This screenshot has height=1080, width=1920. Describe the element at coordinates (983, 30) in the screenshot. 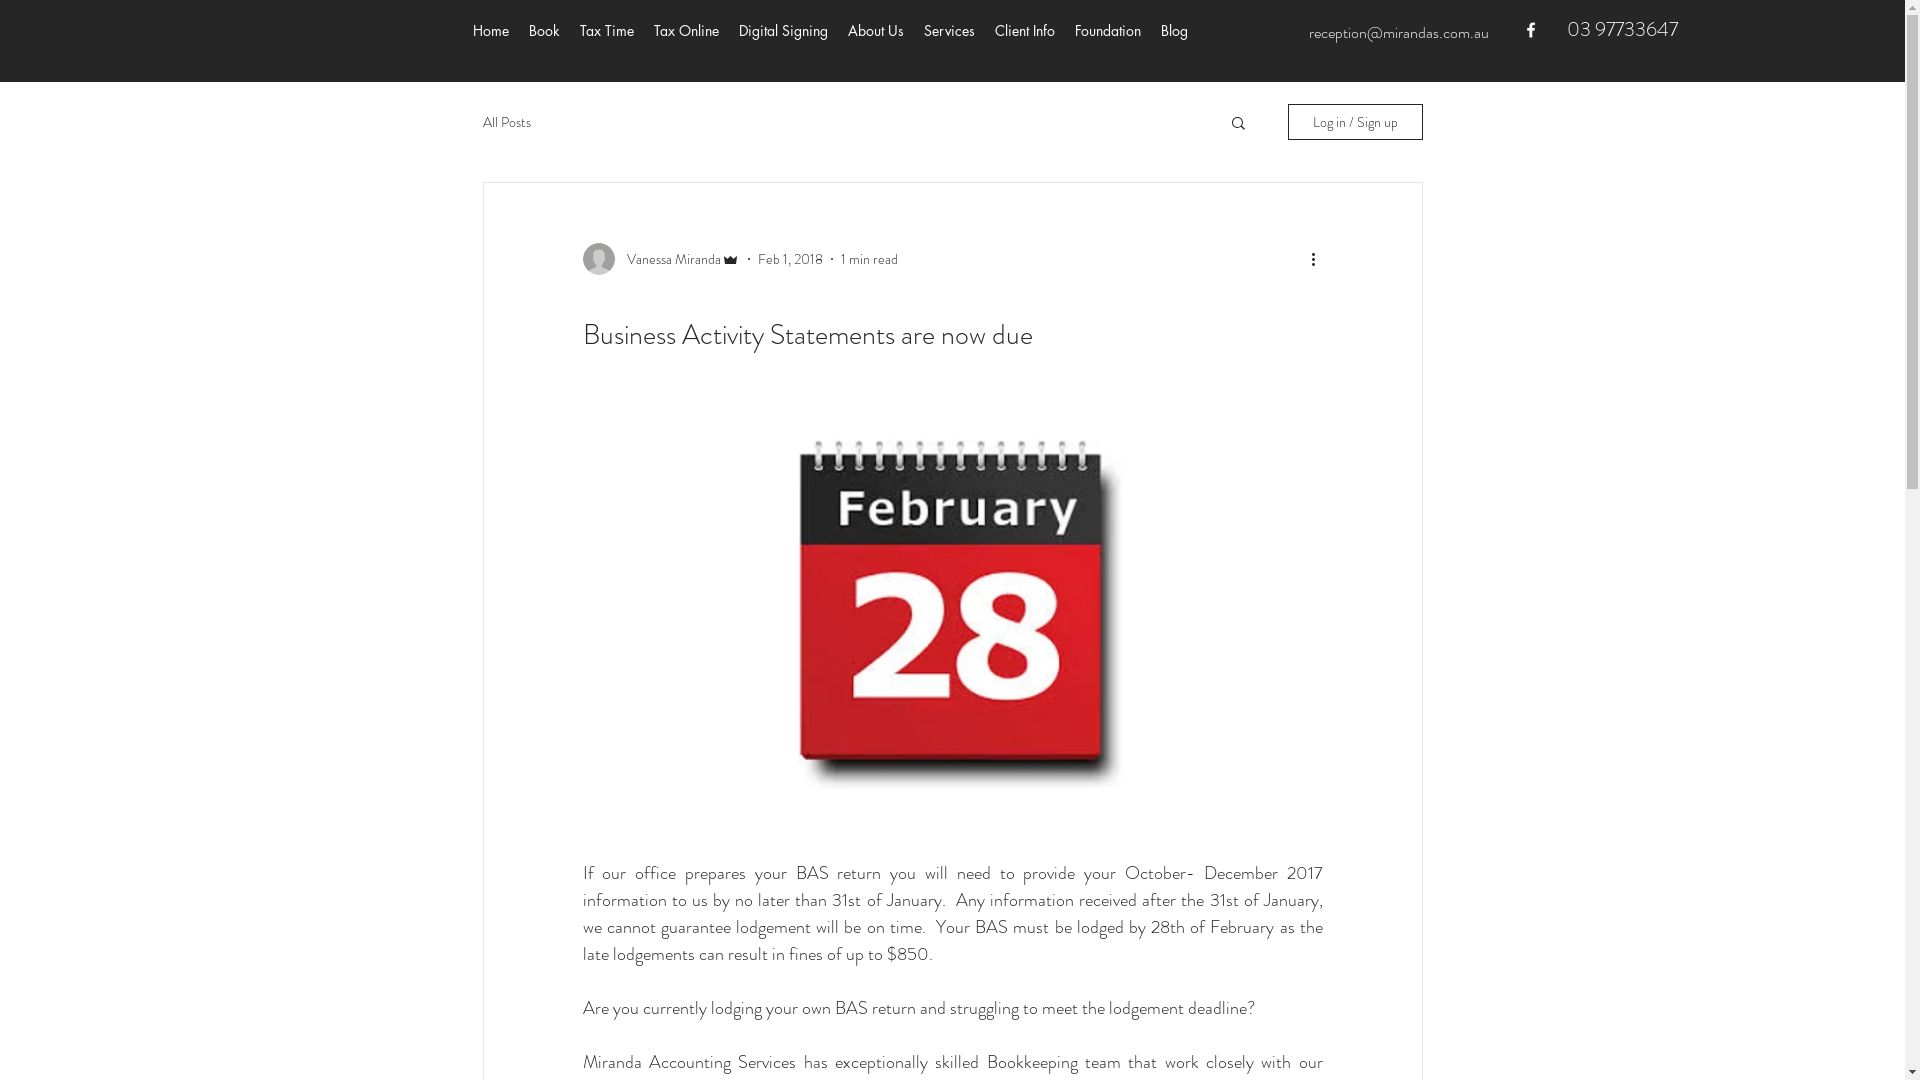

I see `'Client Info'` at that location.